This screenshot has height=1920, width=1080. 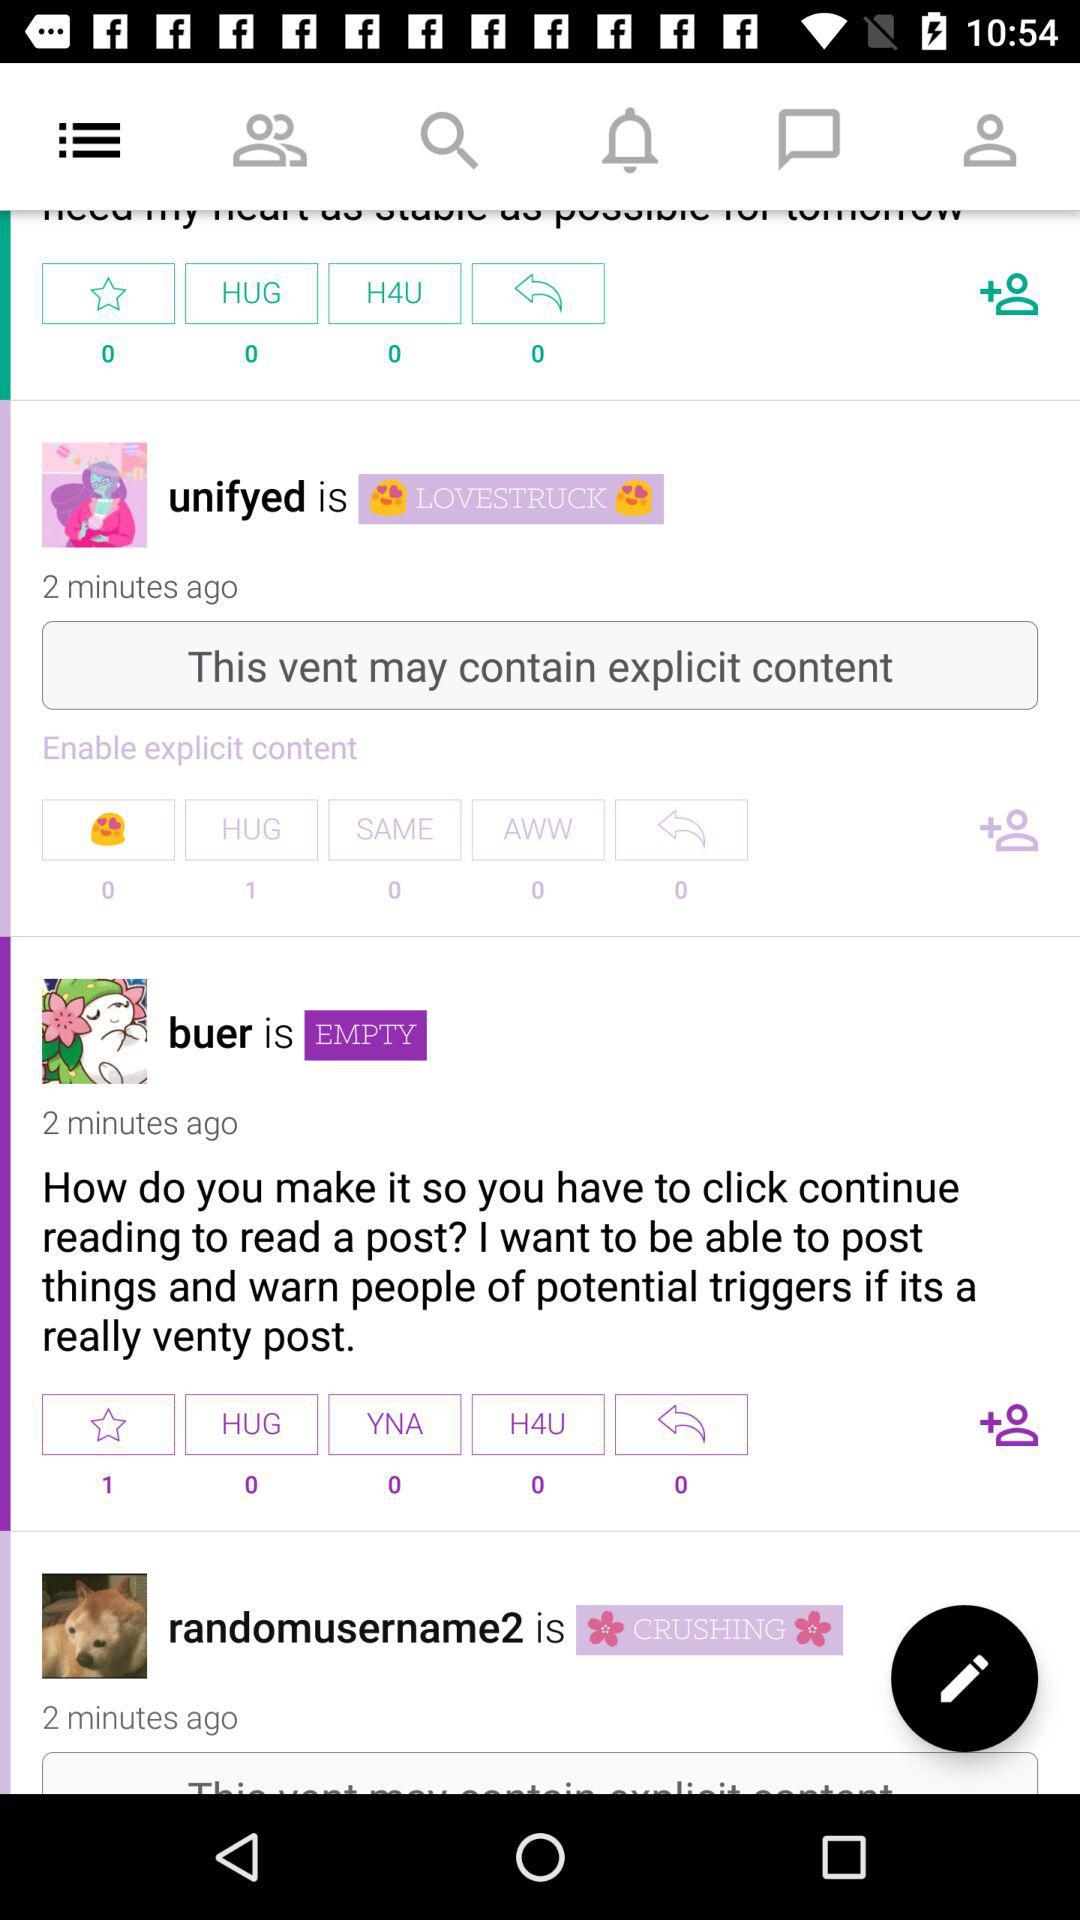 I want to click on the item above the 2 minutes ago, so click(x=708, y=1630).